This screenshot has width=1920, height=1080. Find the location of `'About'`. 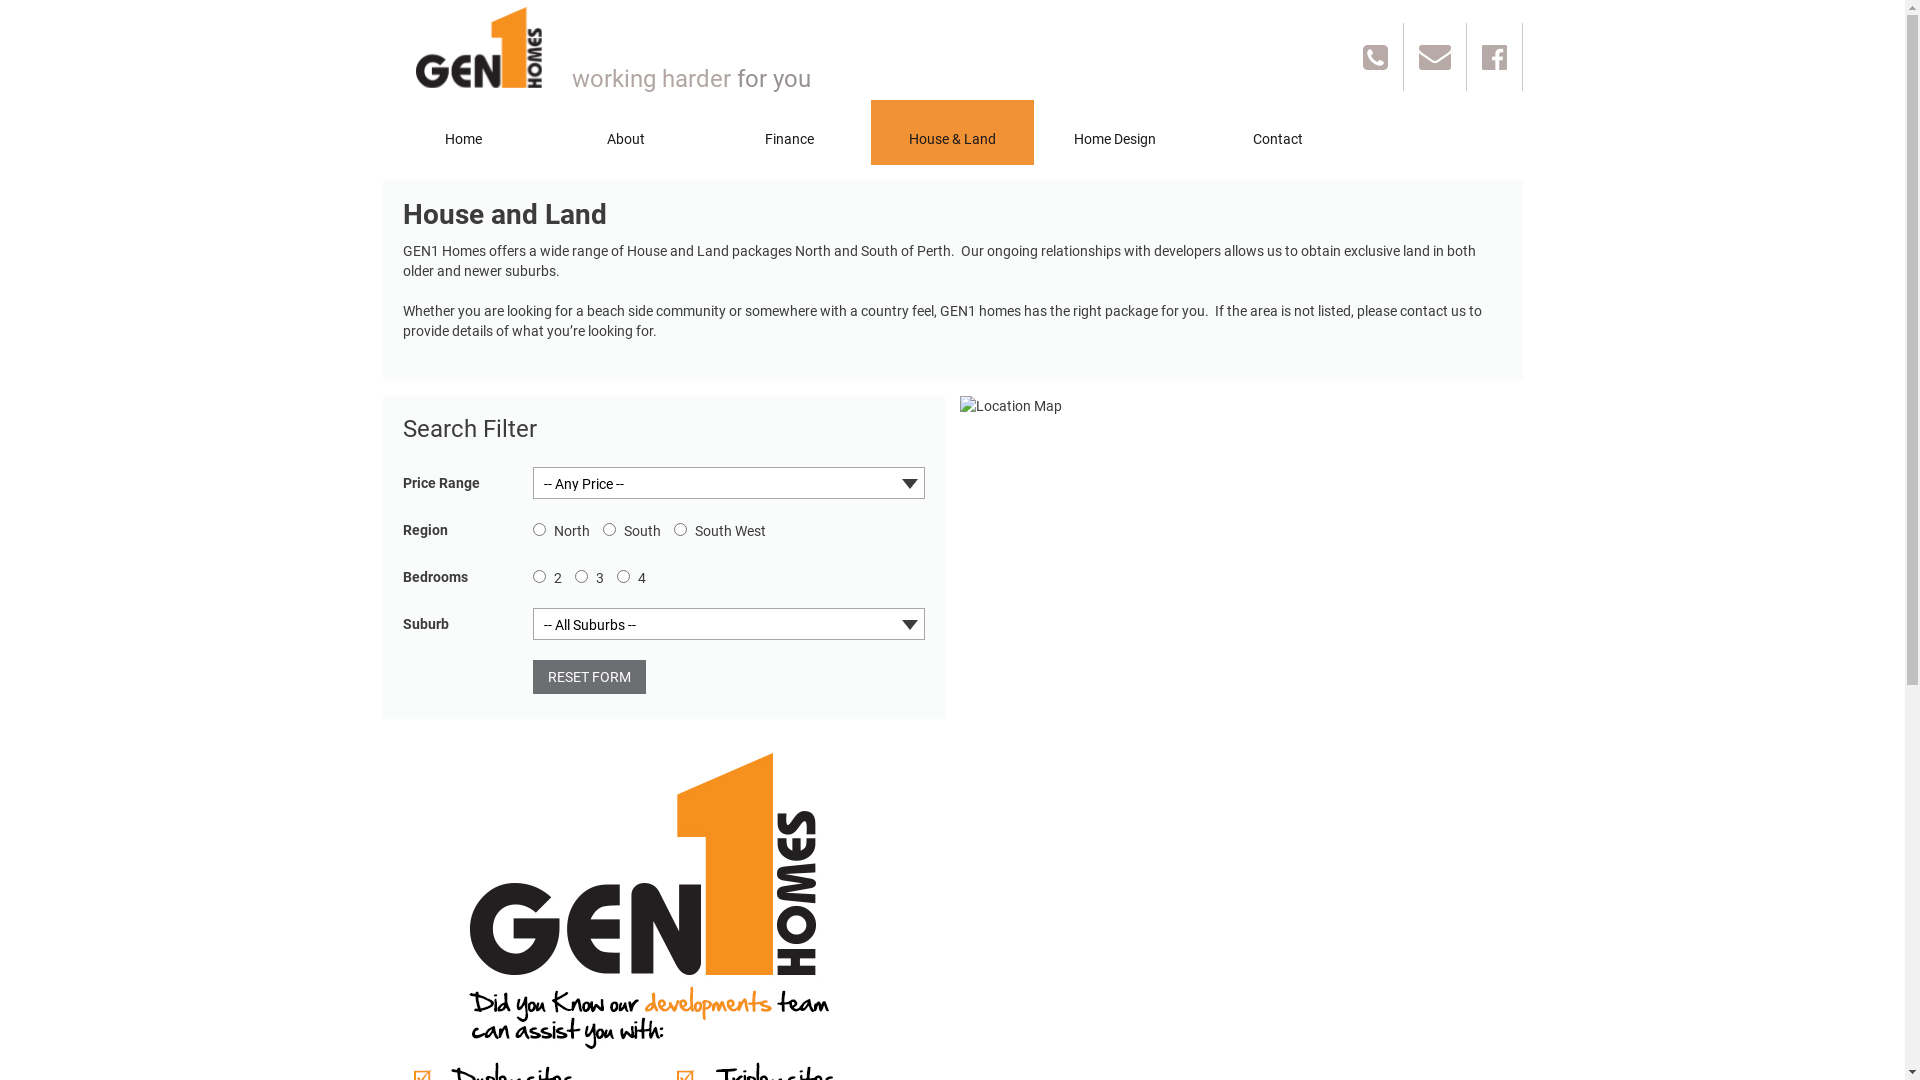

'About' is located at coordinates (543, 137).